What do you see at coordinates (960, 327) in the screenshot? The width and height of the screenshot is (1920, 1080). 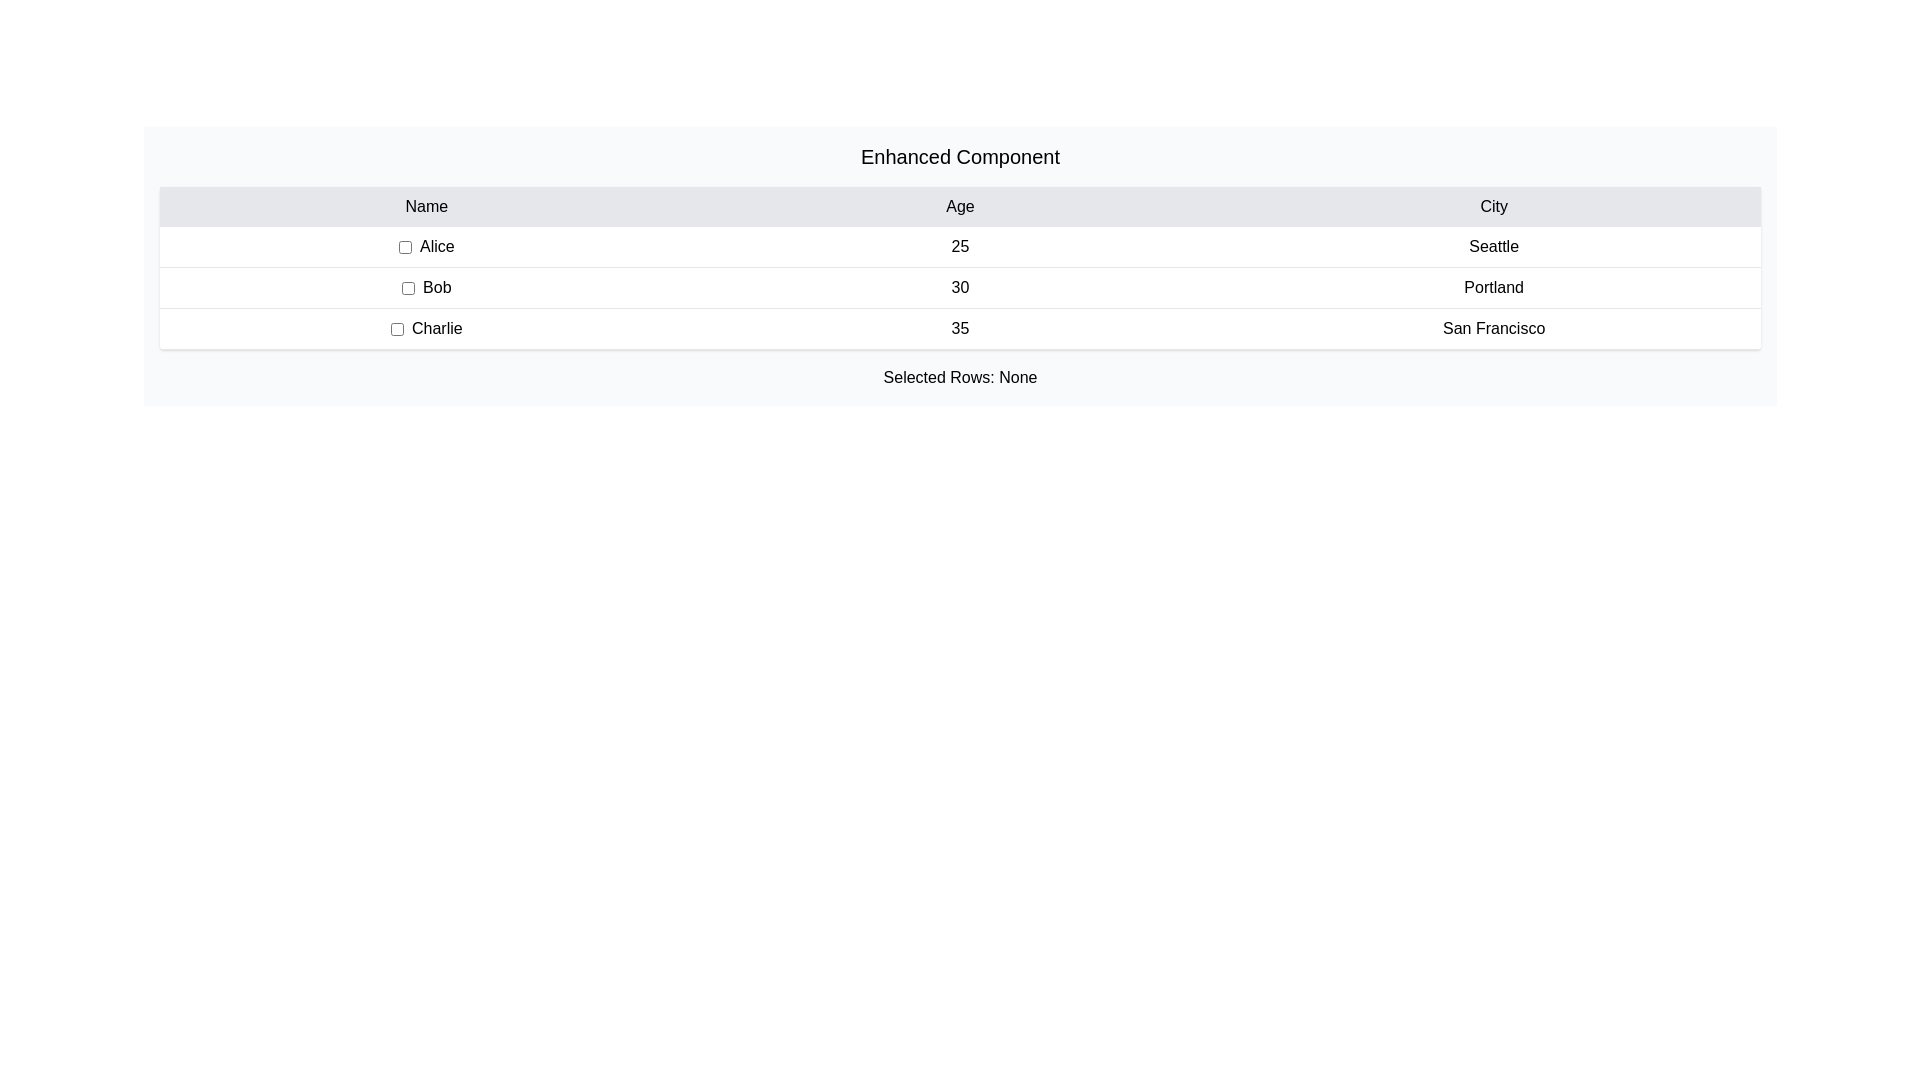 I see `the numeric text label displaying '35' in the 'Age' column of the table, which is horizontally aligned with 'Charlie' in the 'Name' column and 'San Francisco' in the 'City' column` at bounding box center [960, 327].